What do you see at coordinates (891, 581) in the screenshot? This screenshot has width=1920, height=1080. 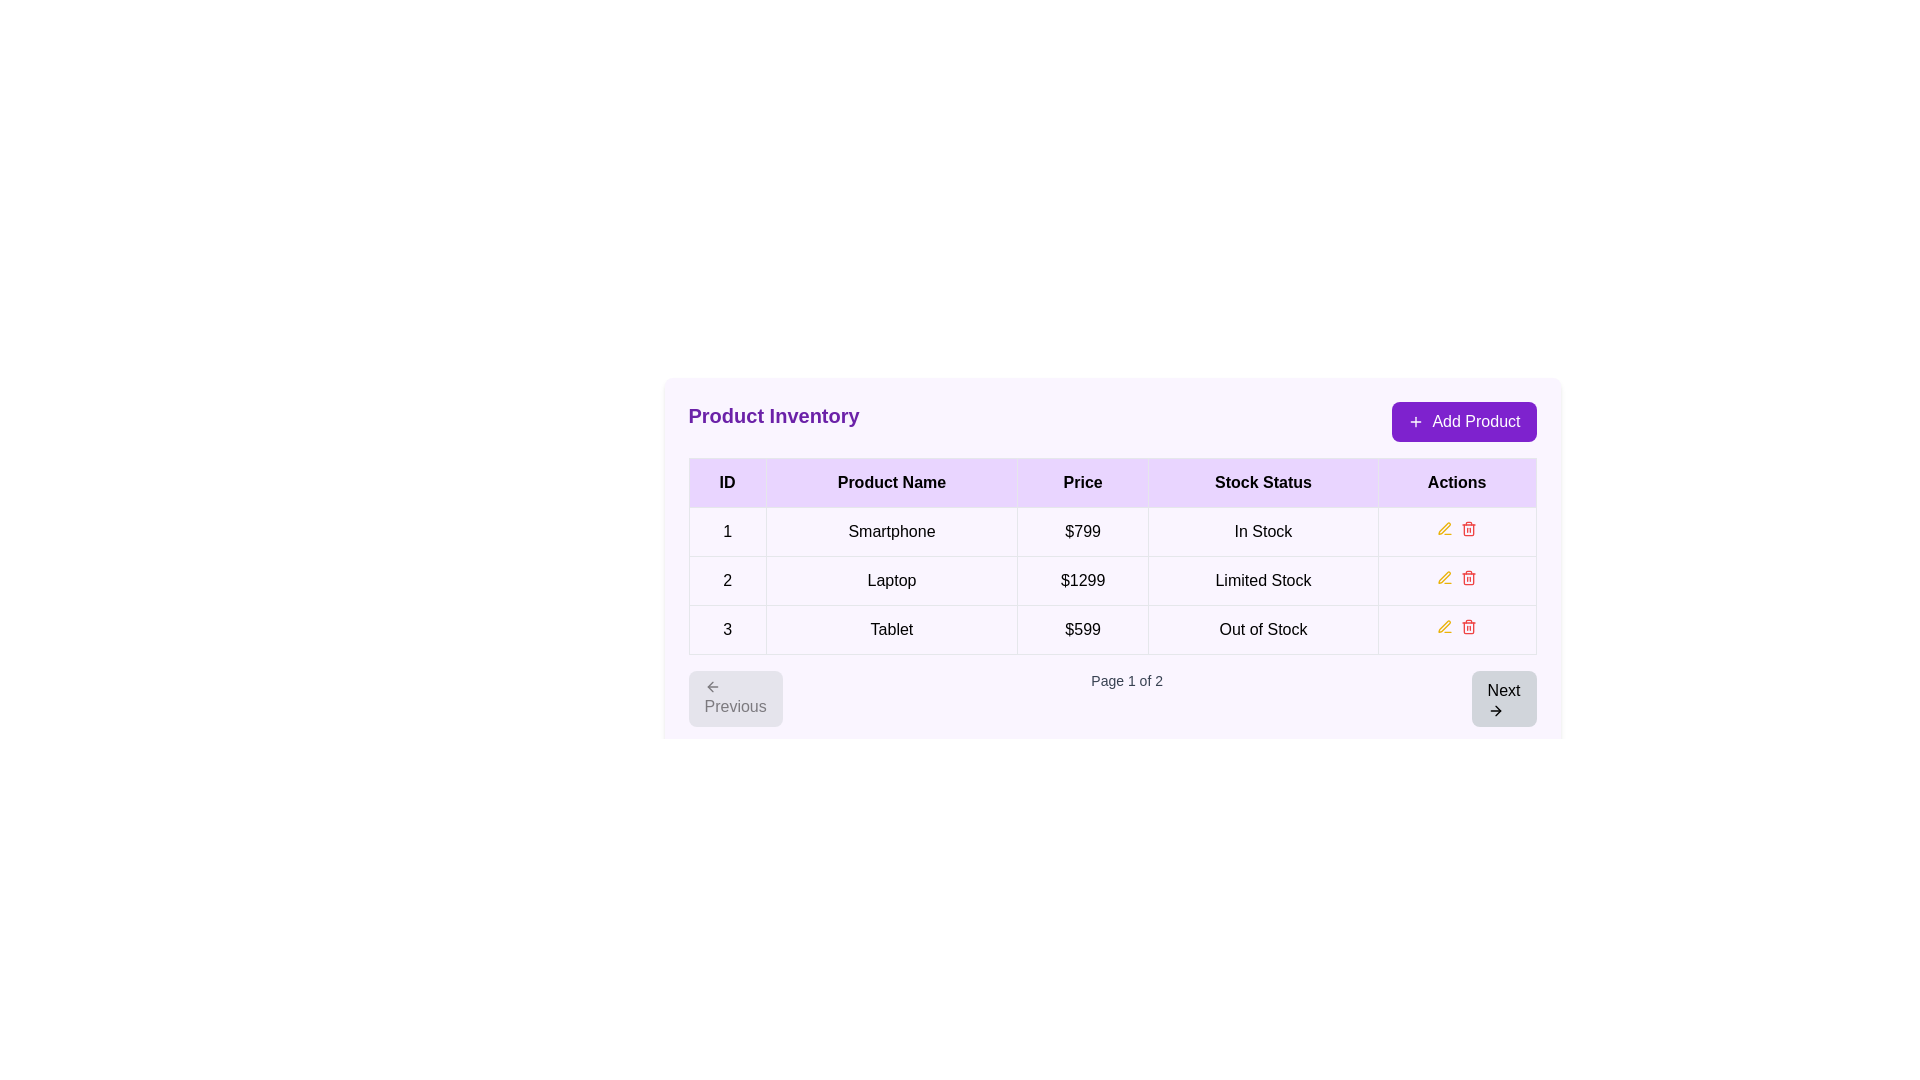 I see `the 'Laptop' text label in the second row under the 'Product Name' column of the 'Product Inventory' table` at bounding box center [891, 581].